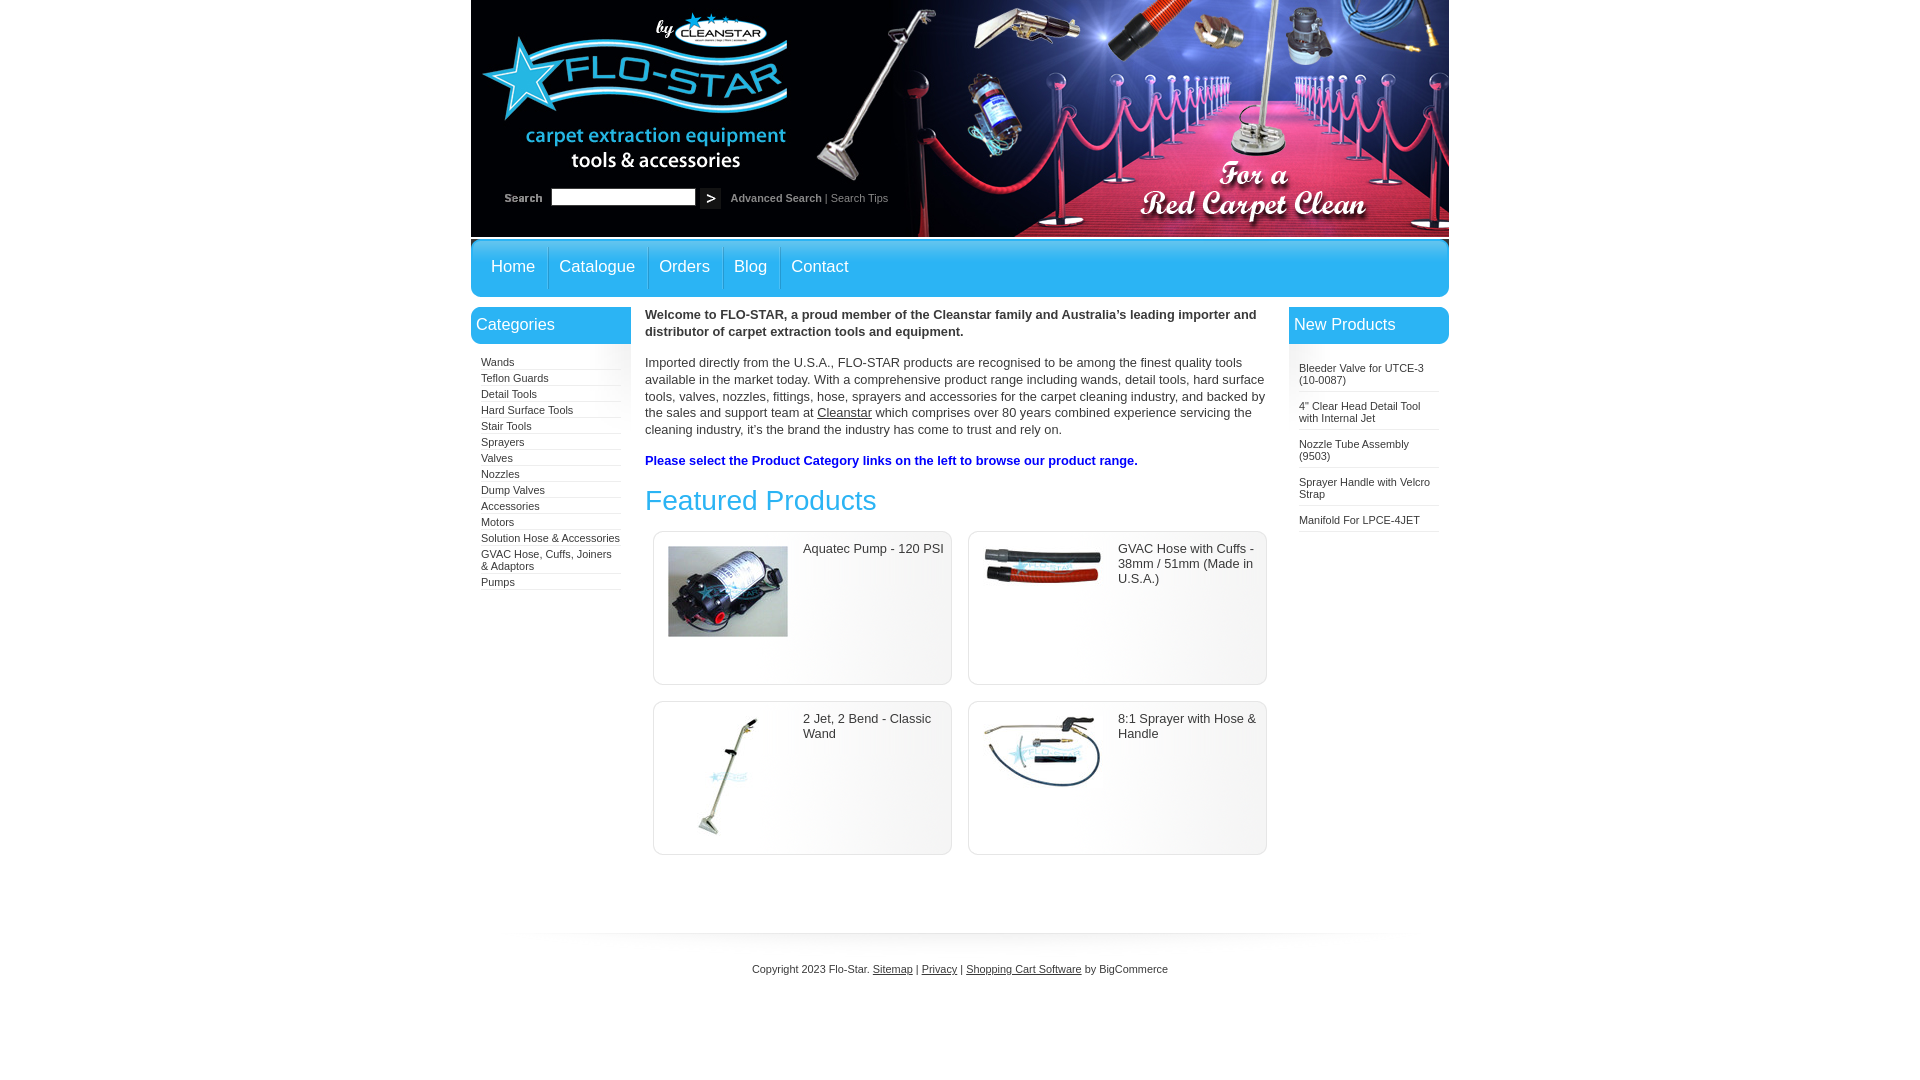 The image size is (1920, 1080). Describe the element at coordinates (480, 504) in the screenshot. I see `'Accessories'` at that location.